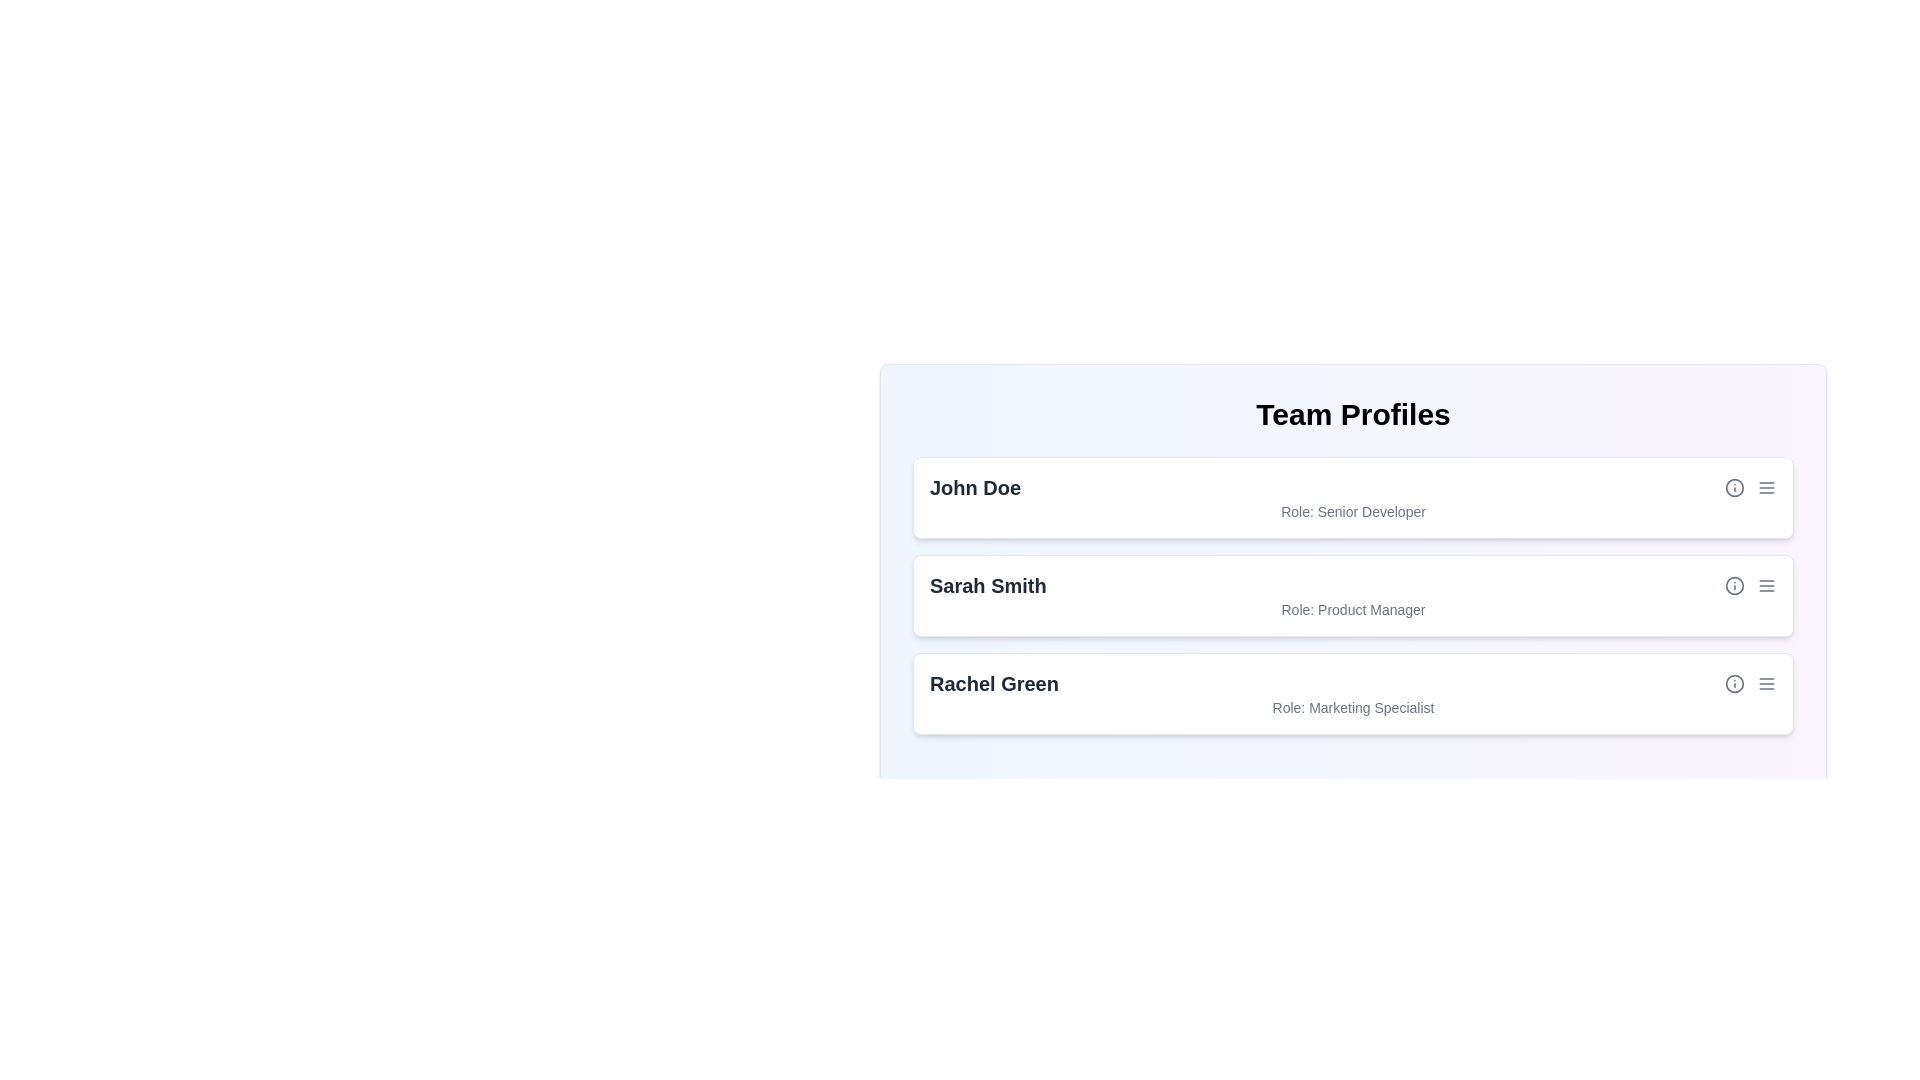  I want to click on the text element displaying the role of the individual, located between 'John Doe' and 'Rachel Green' in the 'Team Profiles' area, directly below 'Sarah Smith', so click(1353, 608).